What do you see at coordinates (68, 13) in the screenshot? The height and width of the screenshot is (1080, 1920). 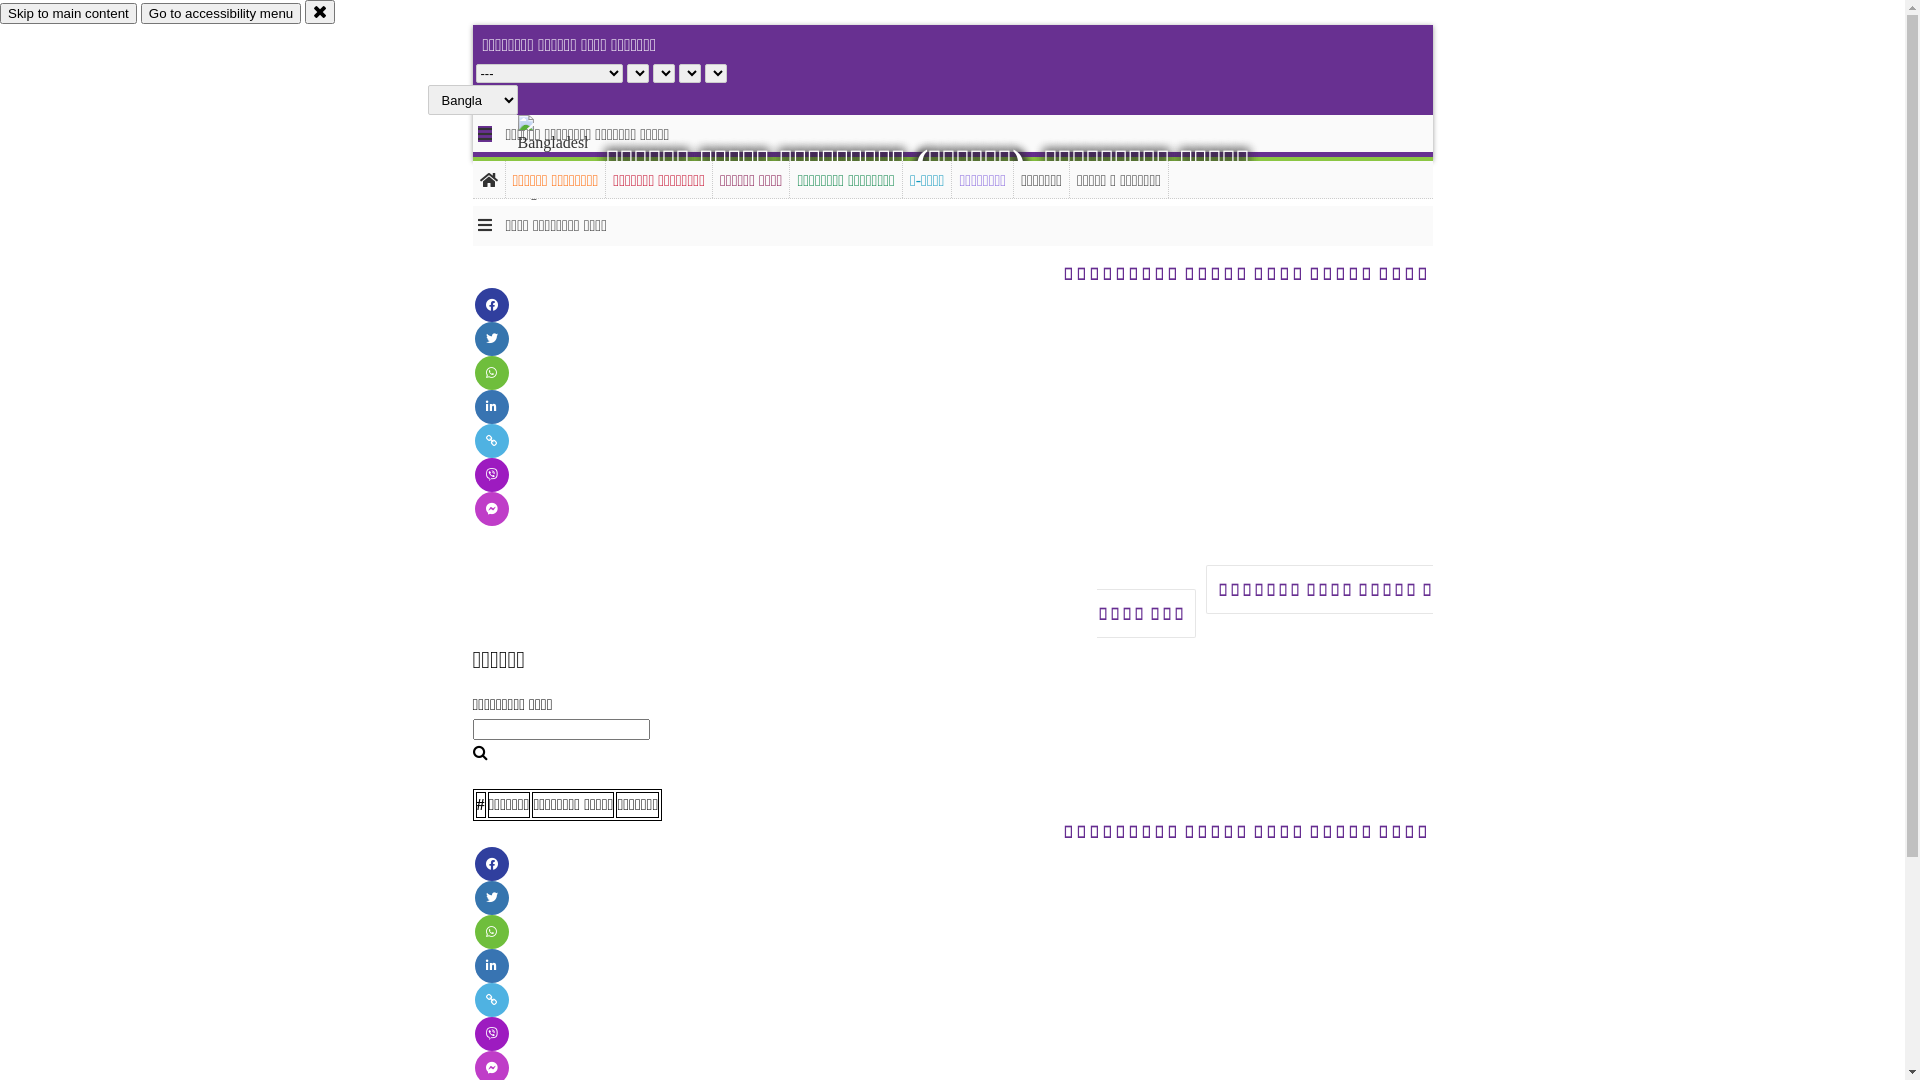 I see `'Skip to main content'` at bounding box center [68, 13].